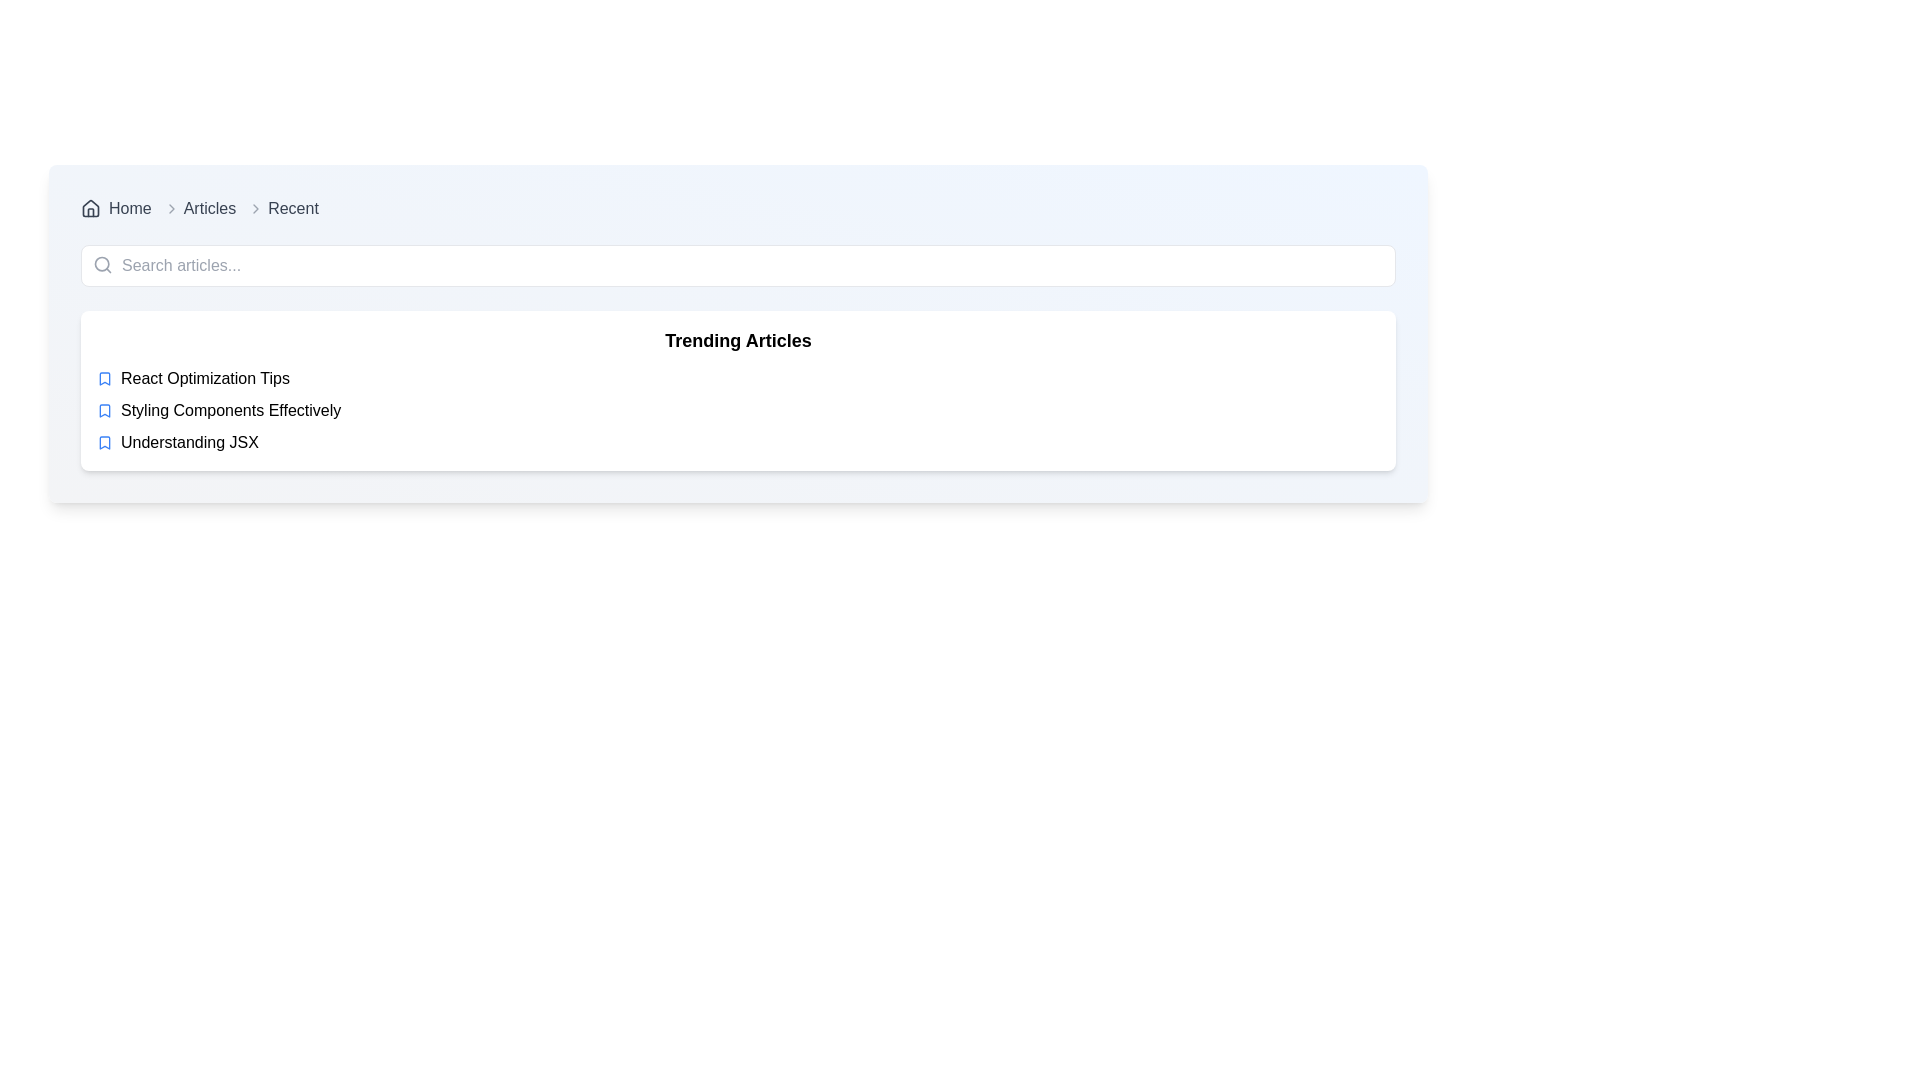 The height and width of the screenshot is (1080, 1920). I want to click on the 'Recent' hyperlink in the breadcrumb navigation, so click(292, 208).